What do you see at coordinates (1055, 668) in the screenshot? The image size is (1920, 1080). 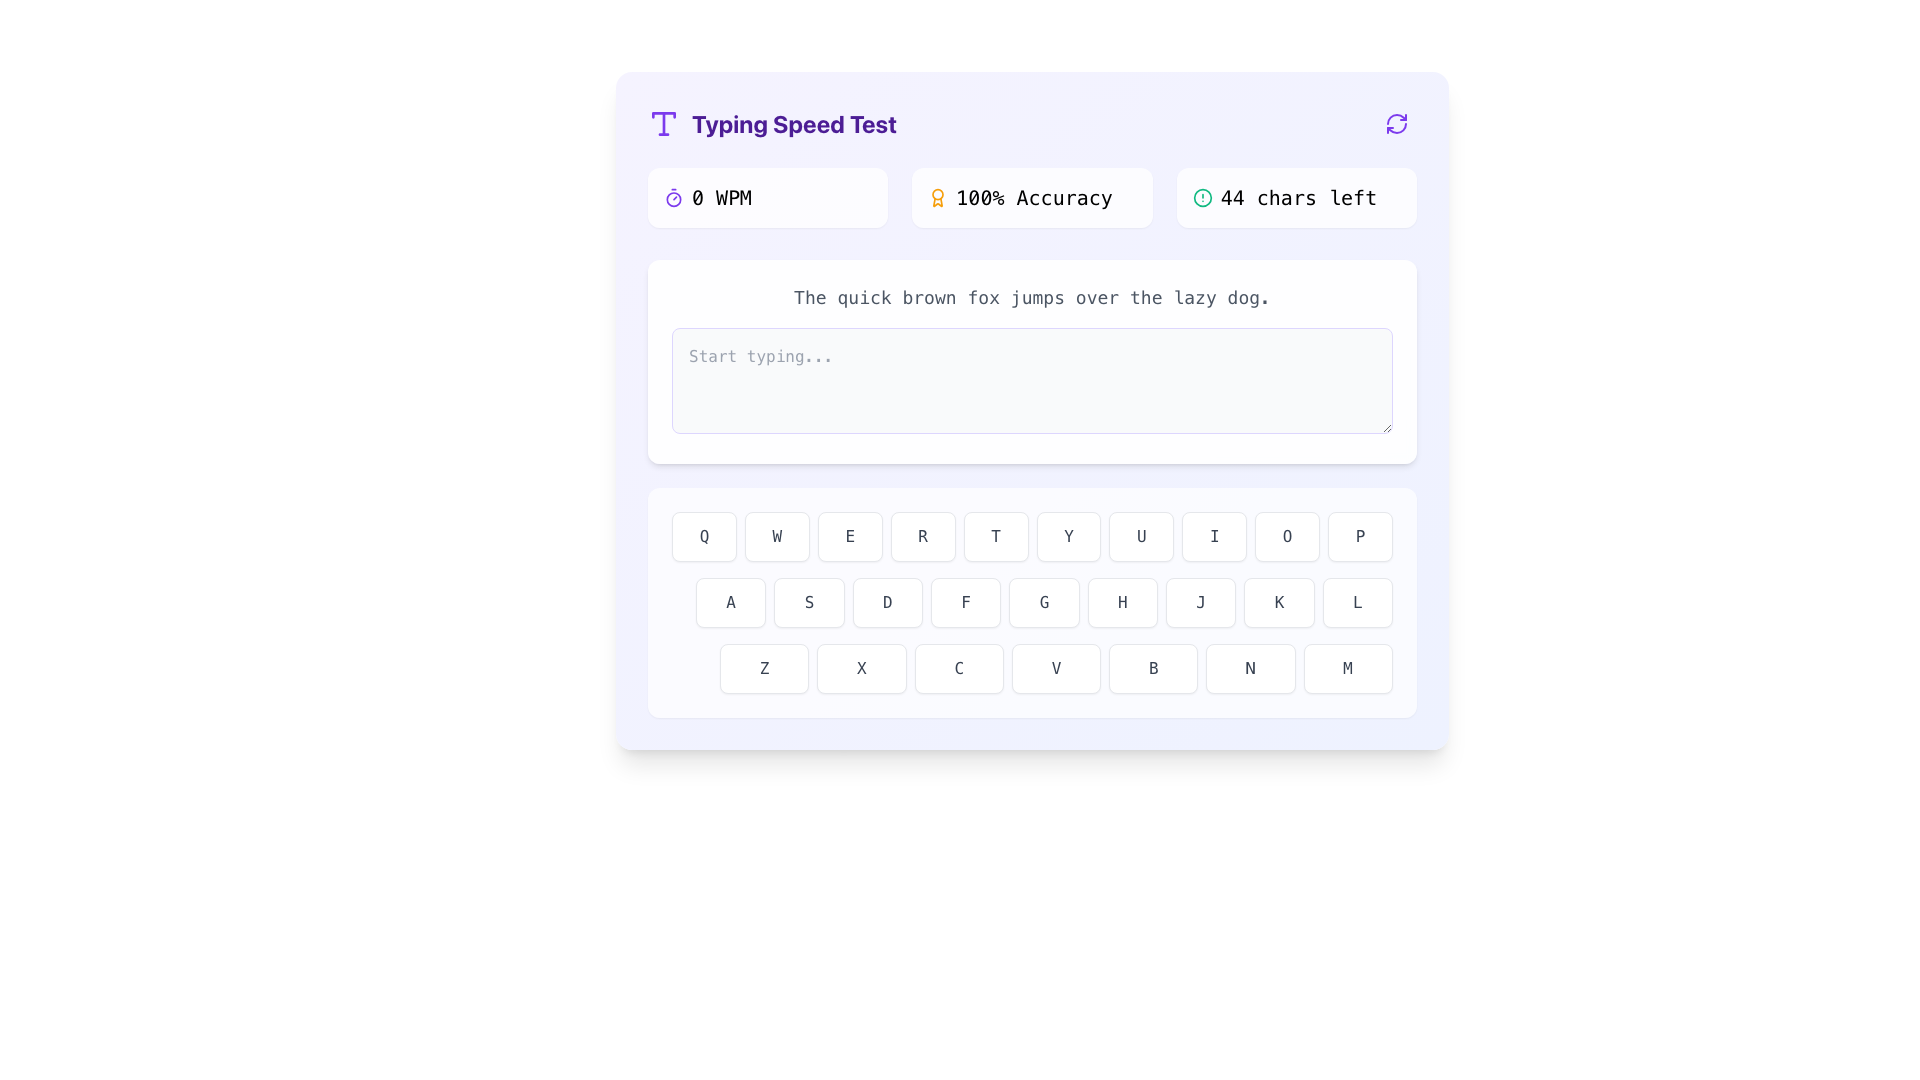 I see `the fourth button in the horizontal sequence of seven buttons to input the character 'V'` at bounding box center [1055, 668].